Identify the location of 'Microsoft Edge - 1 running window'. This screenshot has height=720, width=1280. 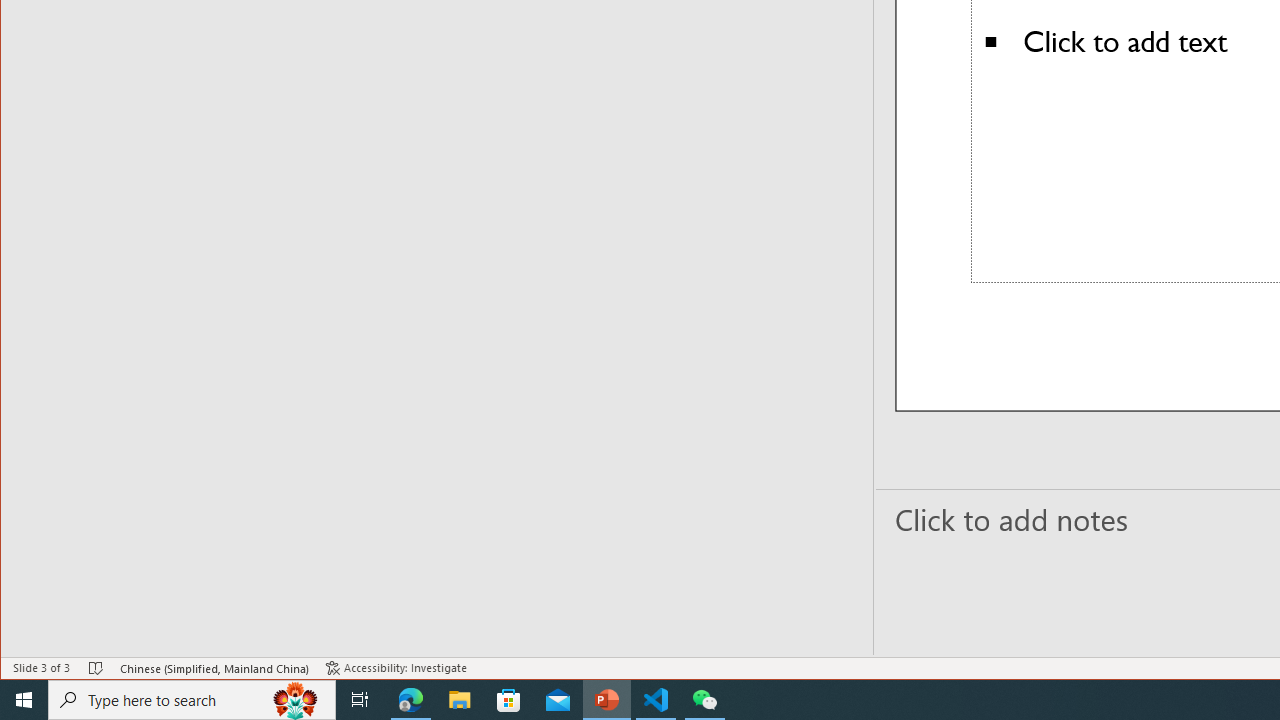
(410, 698).